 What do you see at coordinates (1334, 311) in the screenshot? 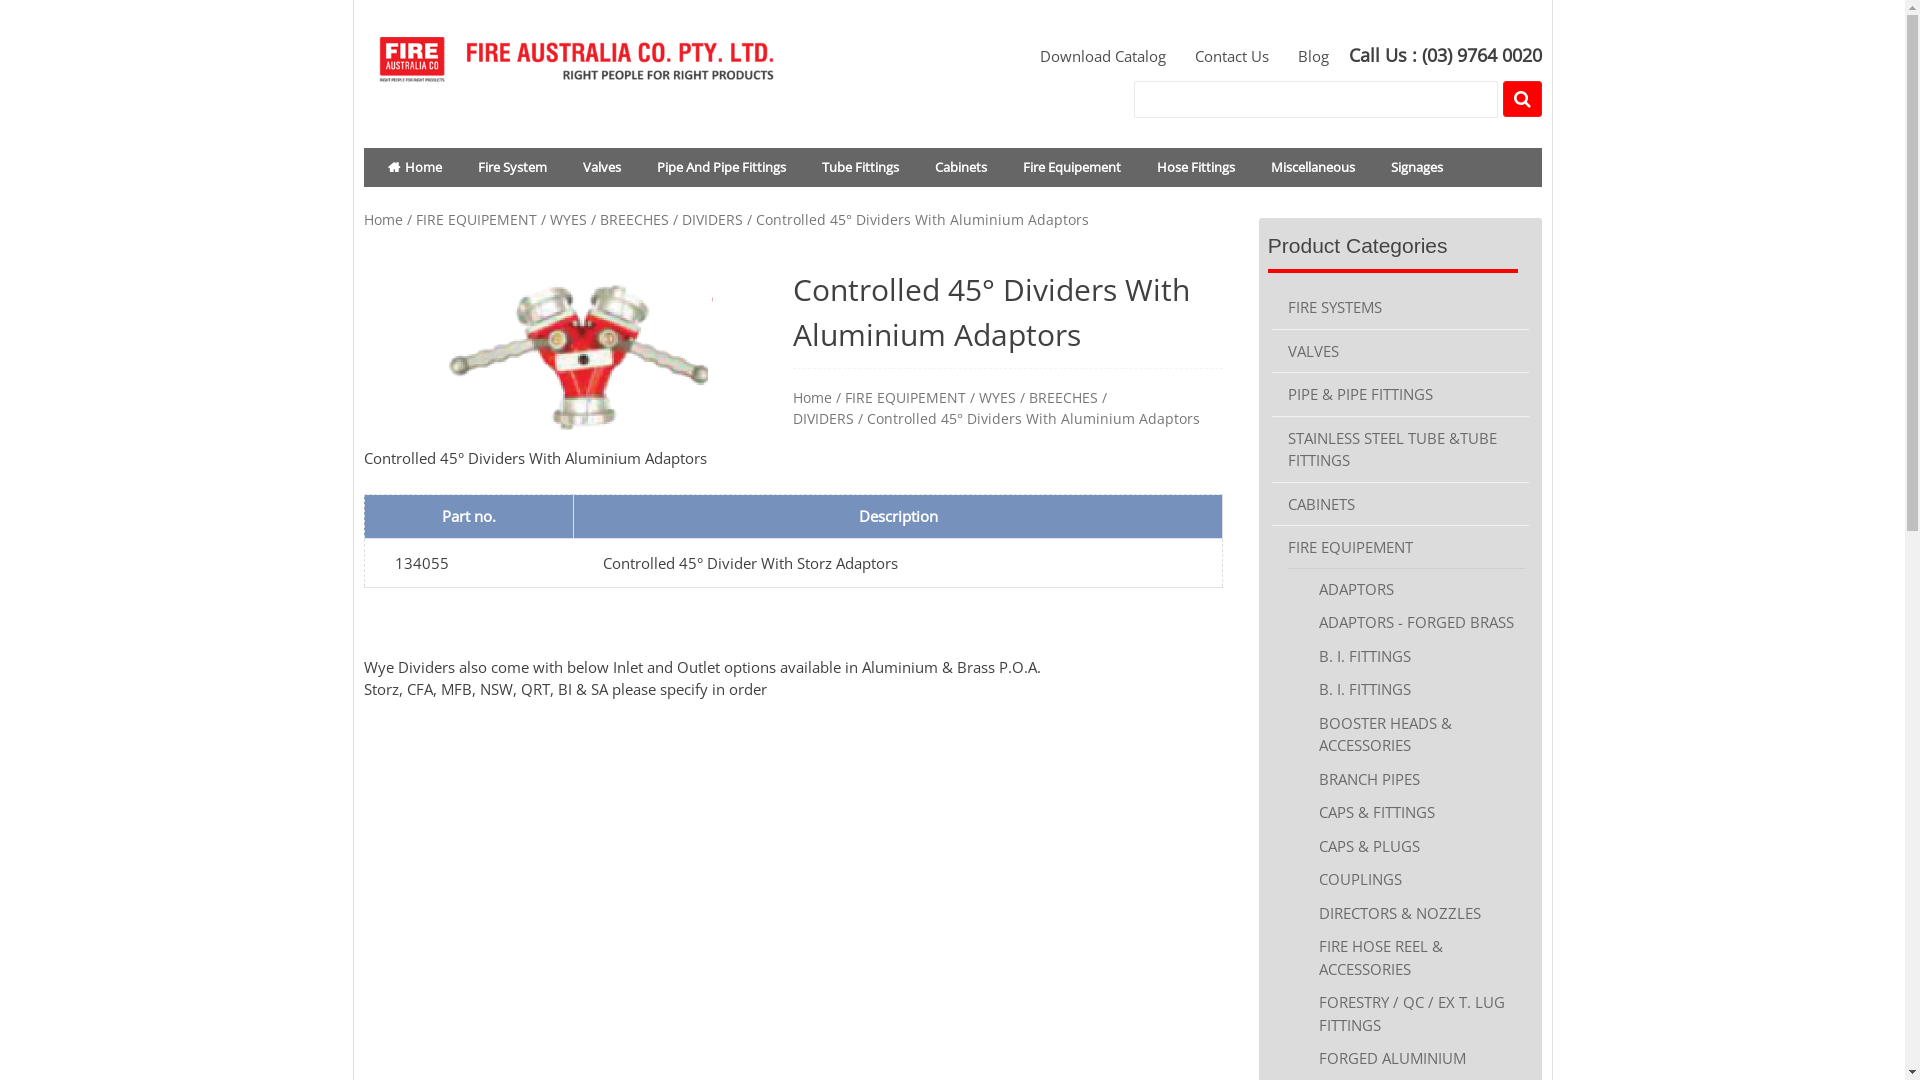
I see `'FIRE SYSTEMS'` at bounding box center [1334, 311].